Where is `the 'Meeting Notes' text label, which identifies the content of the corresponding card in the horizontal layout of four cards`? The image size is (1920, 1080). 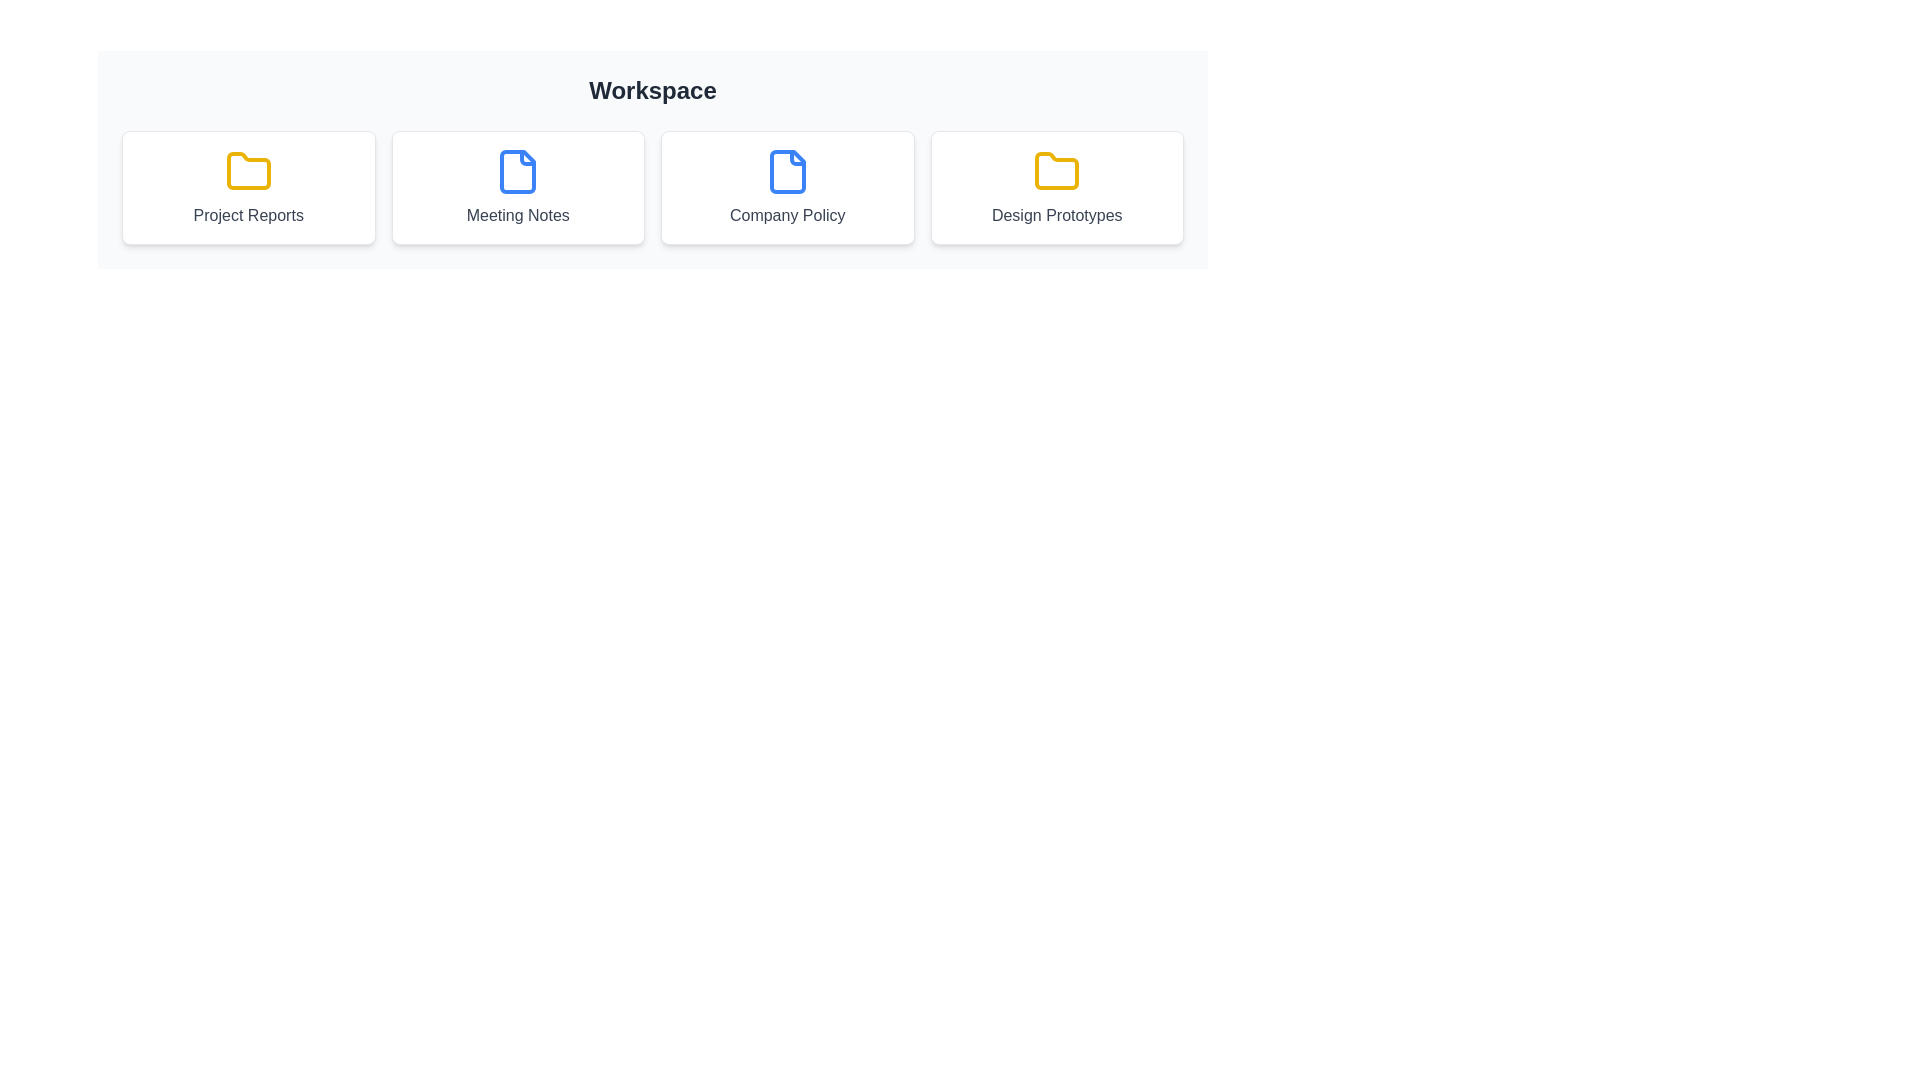 the 'Meeting Notes' text label, which identifies the content of the corresponding card in the horizontal layout of four cards is located at coordinates (518, 216).